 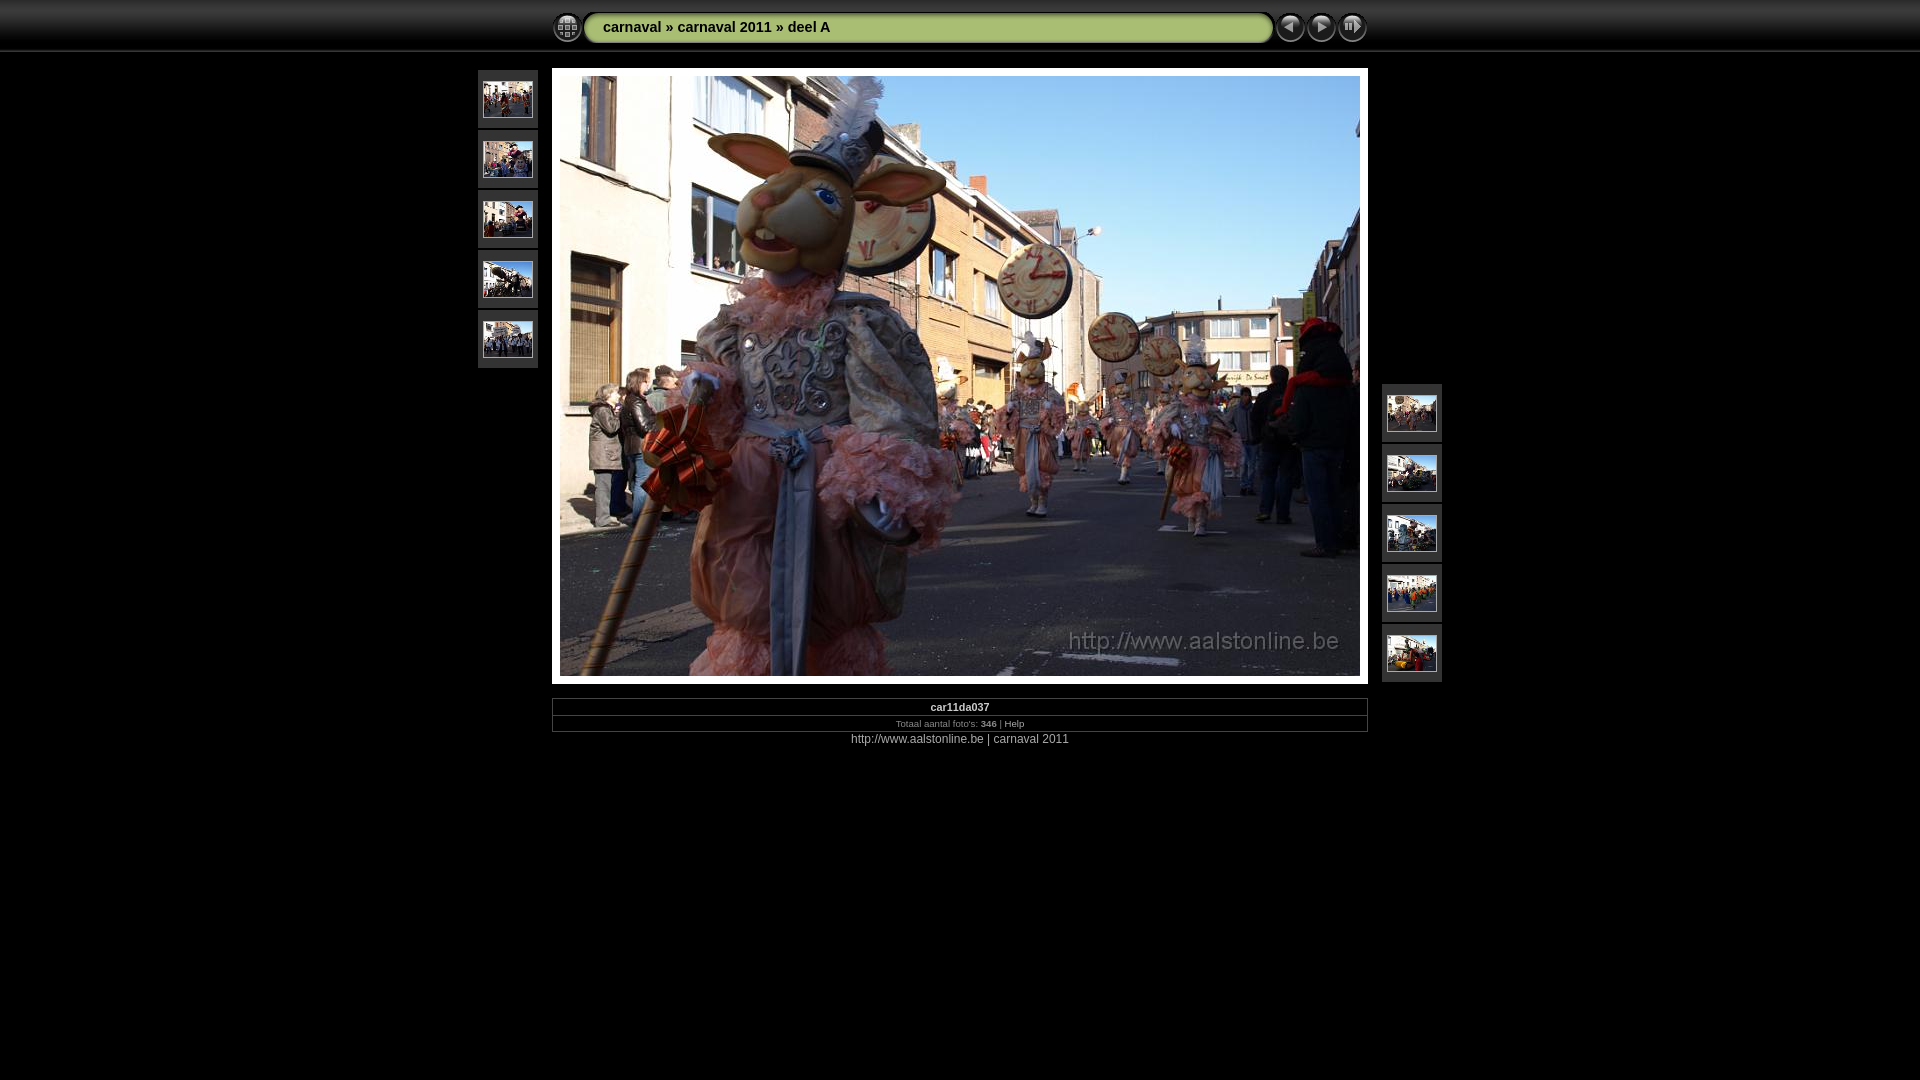 What do you see at coordinates (723, 27) in the screenshot?
I see `'carnaval 2011'` at bounding box center [723, 27].